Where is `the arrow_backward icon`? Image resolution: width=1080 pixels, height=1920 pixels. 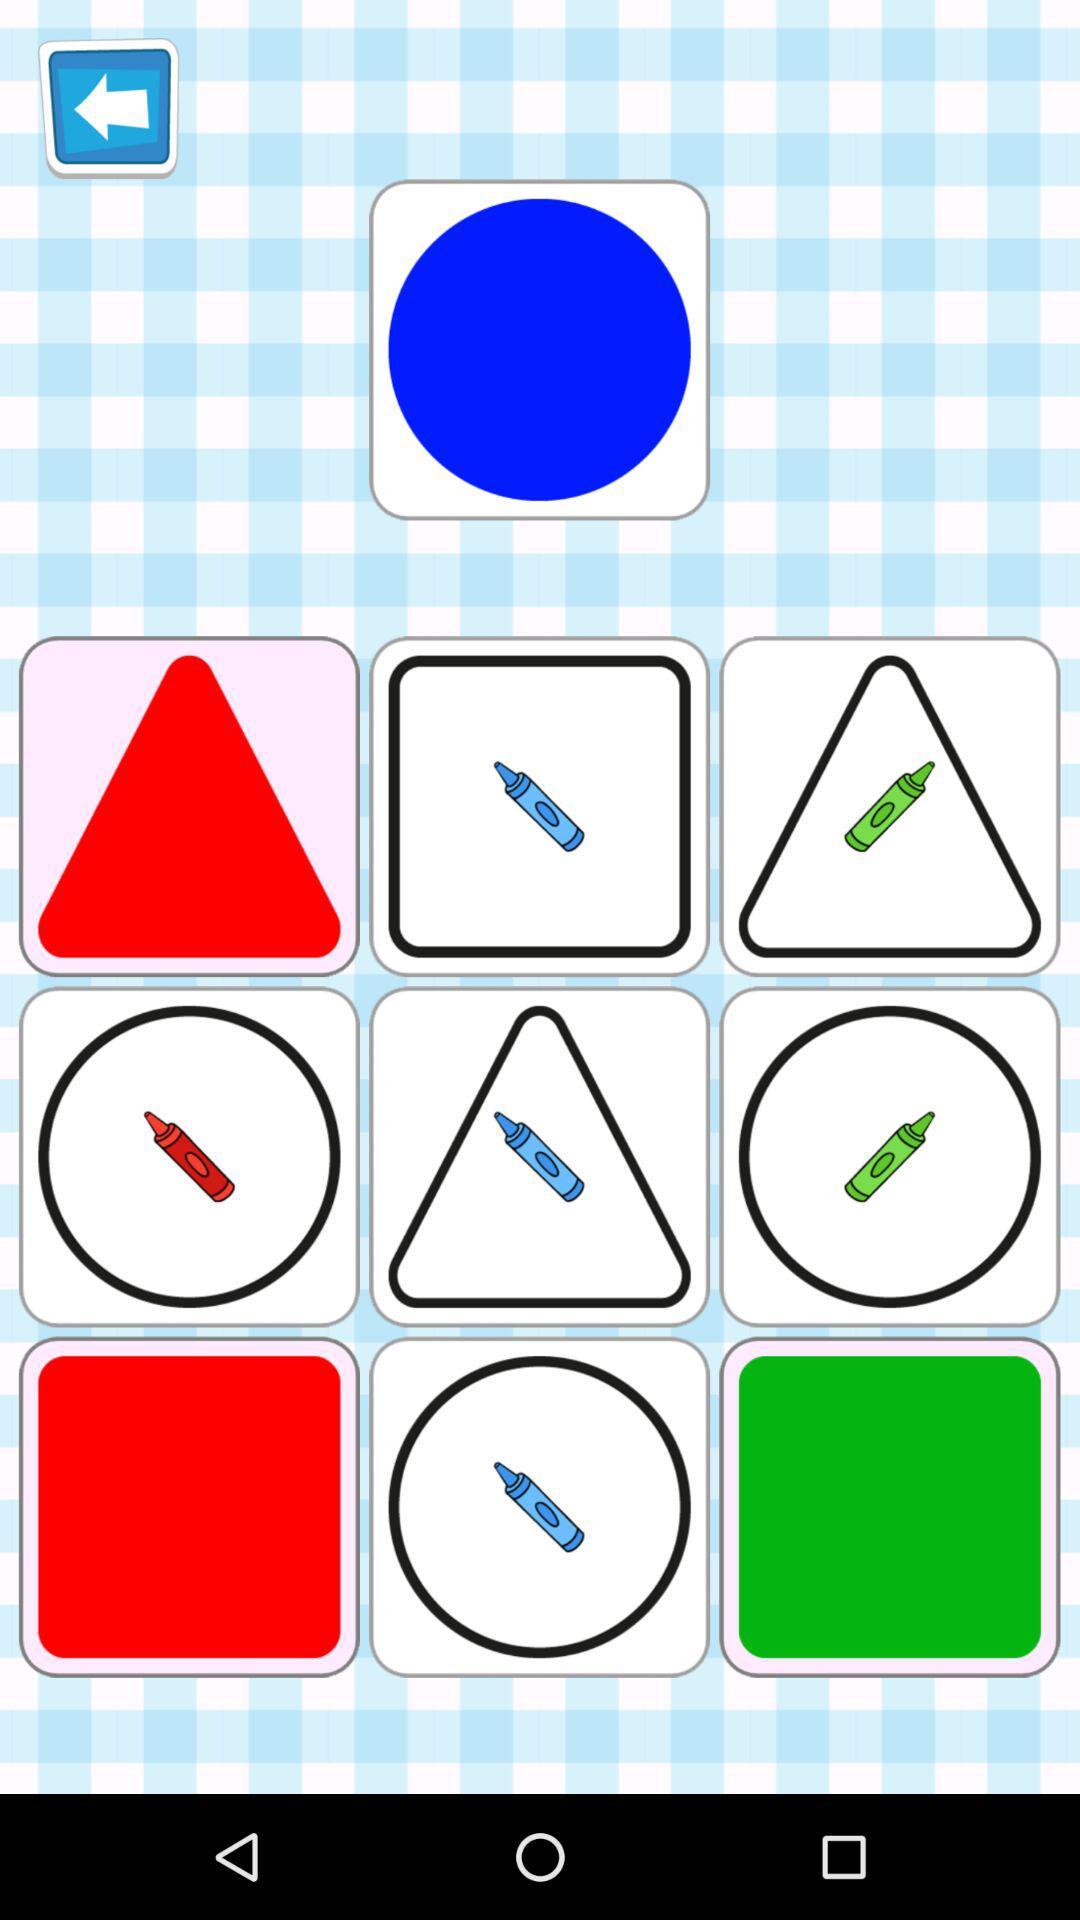 the arrow_backward icon is located at coordinates (108, 115).